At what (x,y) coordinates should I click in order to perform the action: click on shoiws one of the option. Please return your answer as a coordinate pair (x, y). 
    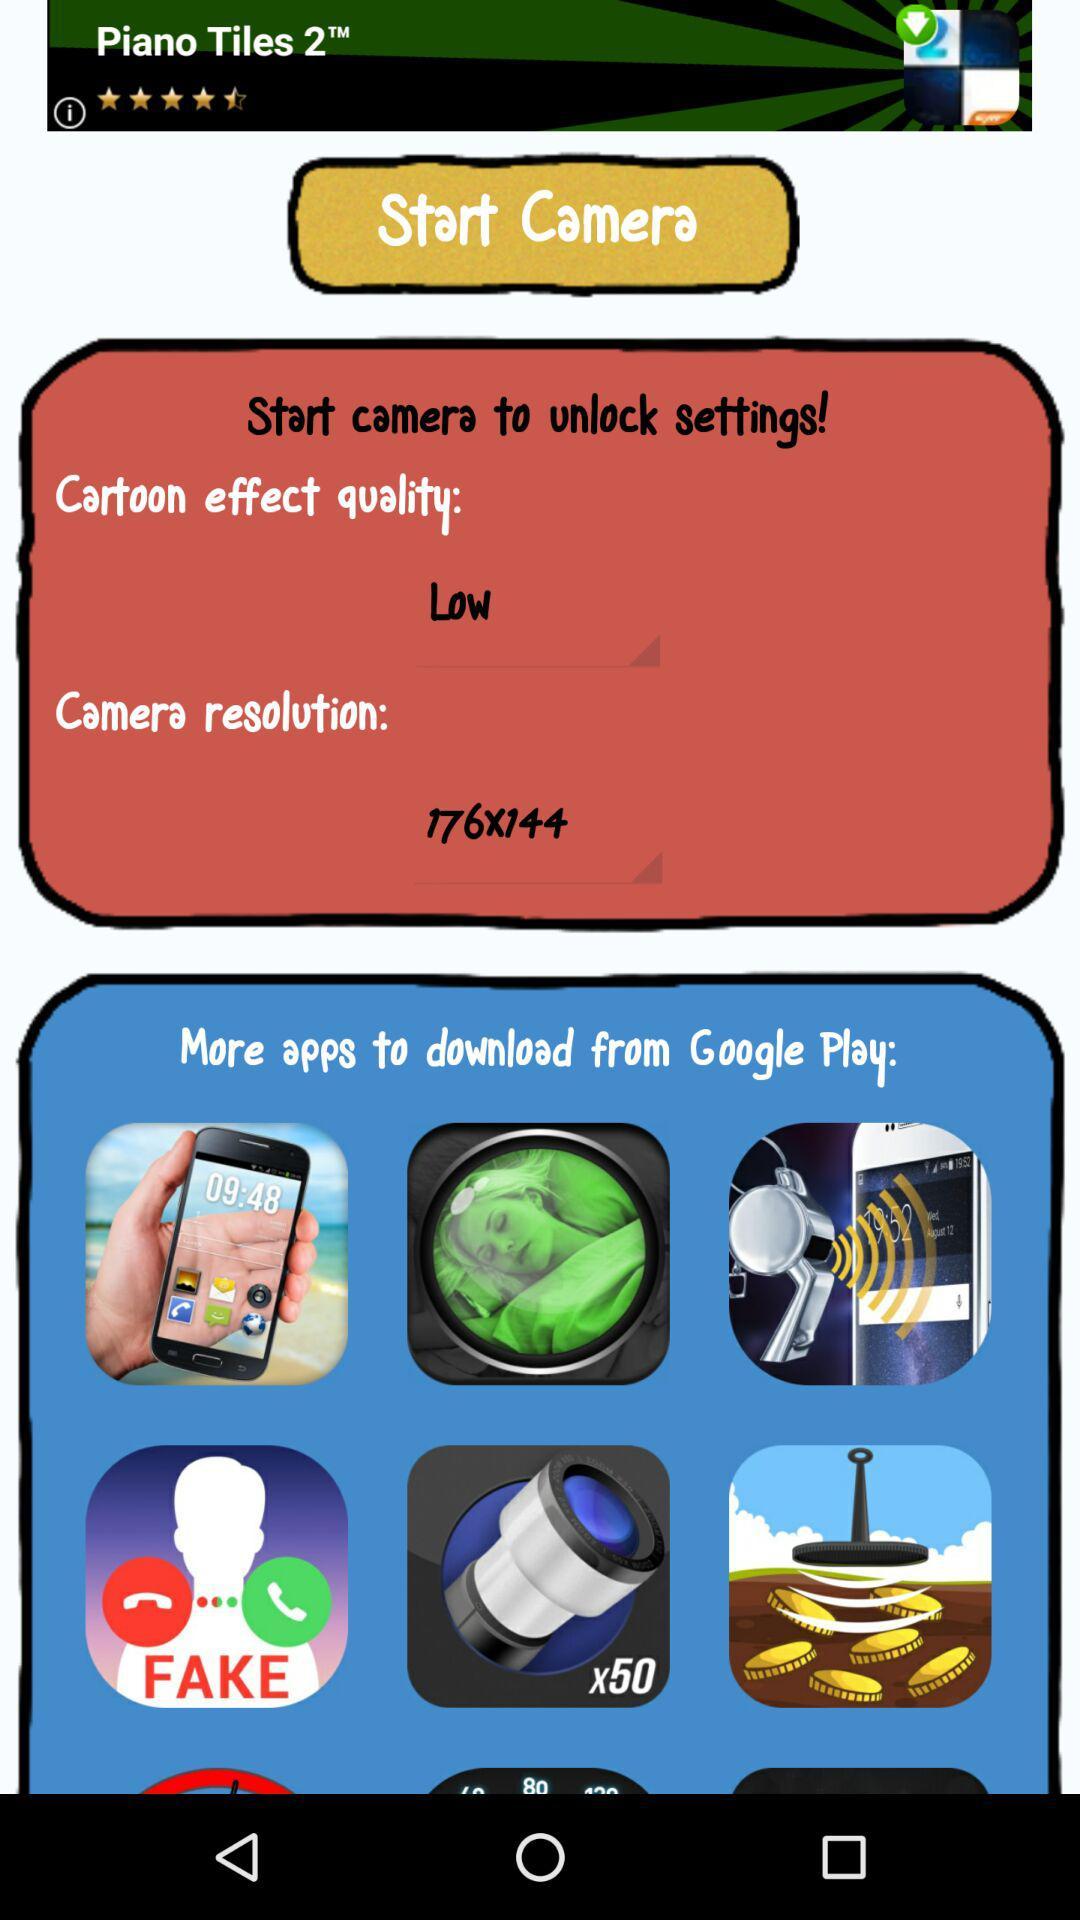
    Looking at the image, I should click on (216, 1768).